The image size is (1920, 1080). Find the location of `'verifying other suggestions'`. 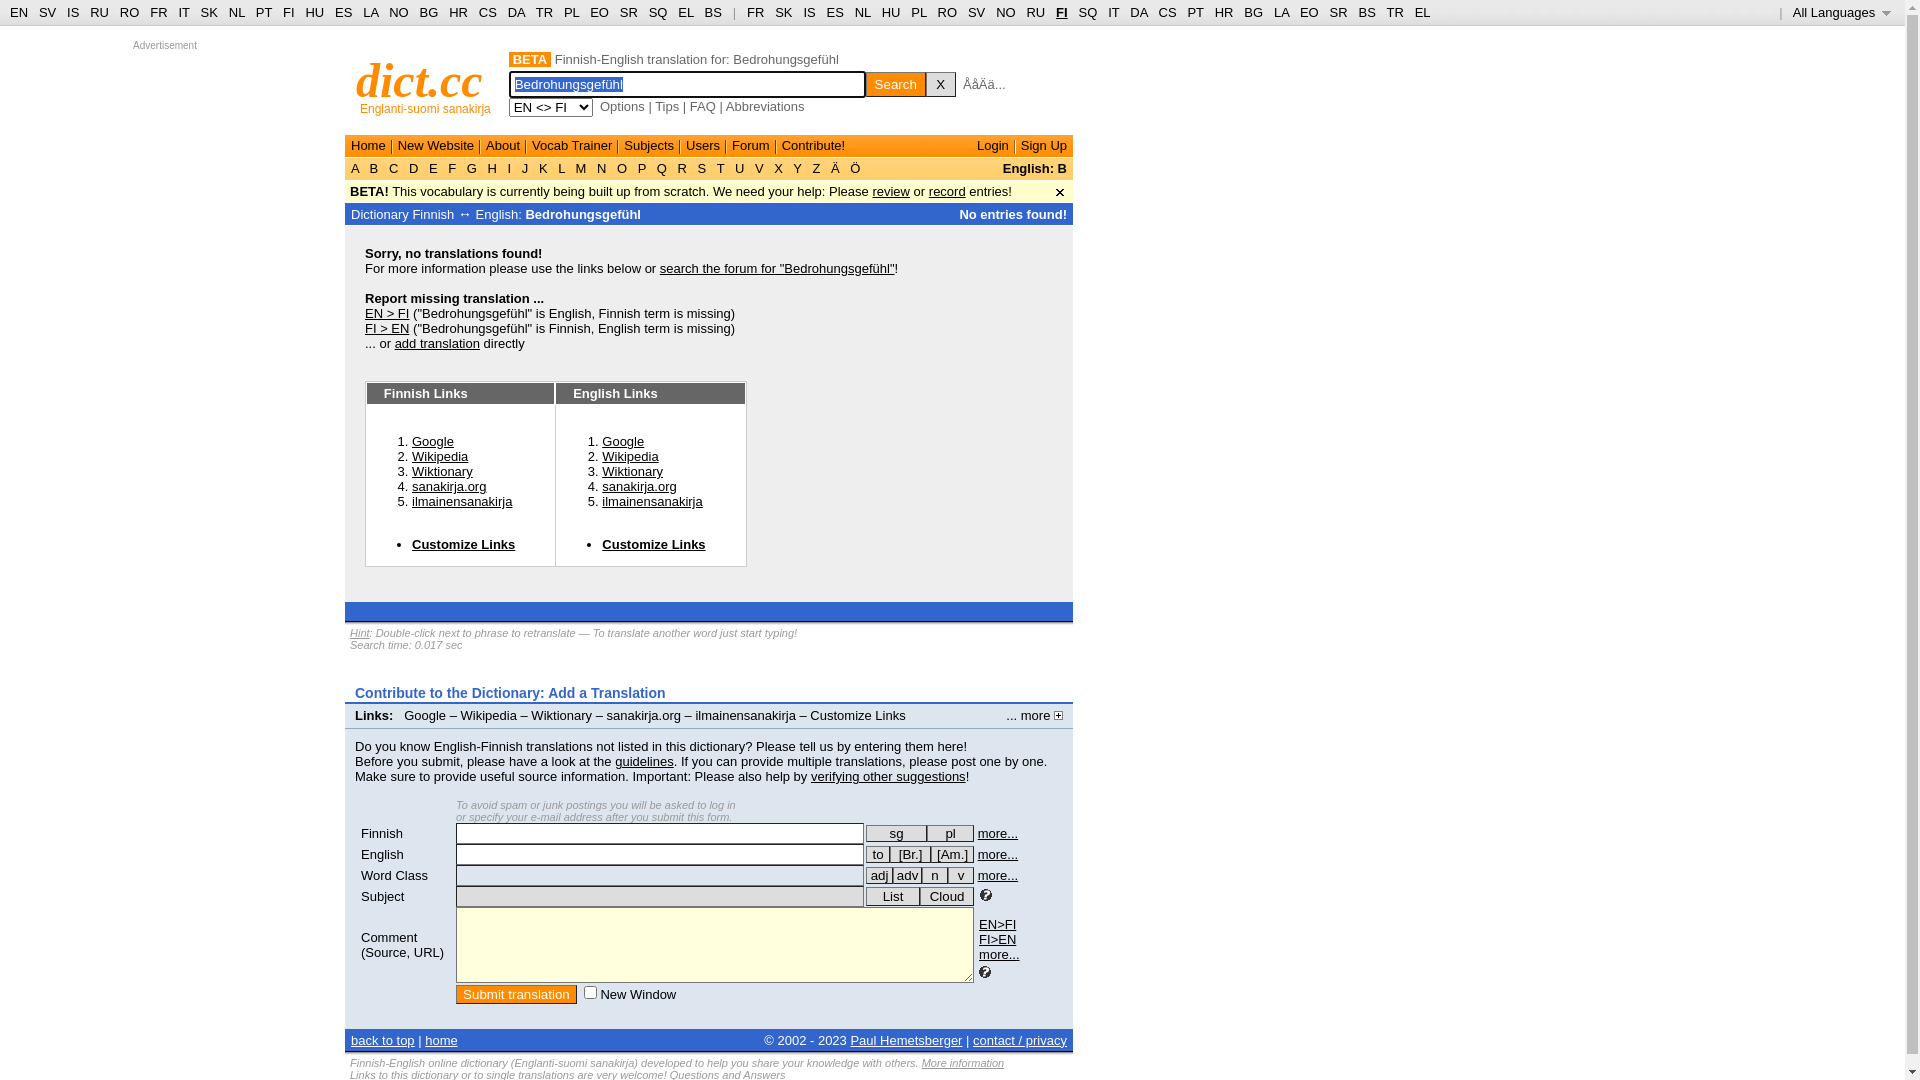

'verifying other suggestions' is located at coordinates (887, 775).